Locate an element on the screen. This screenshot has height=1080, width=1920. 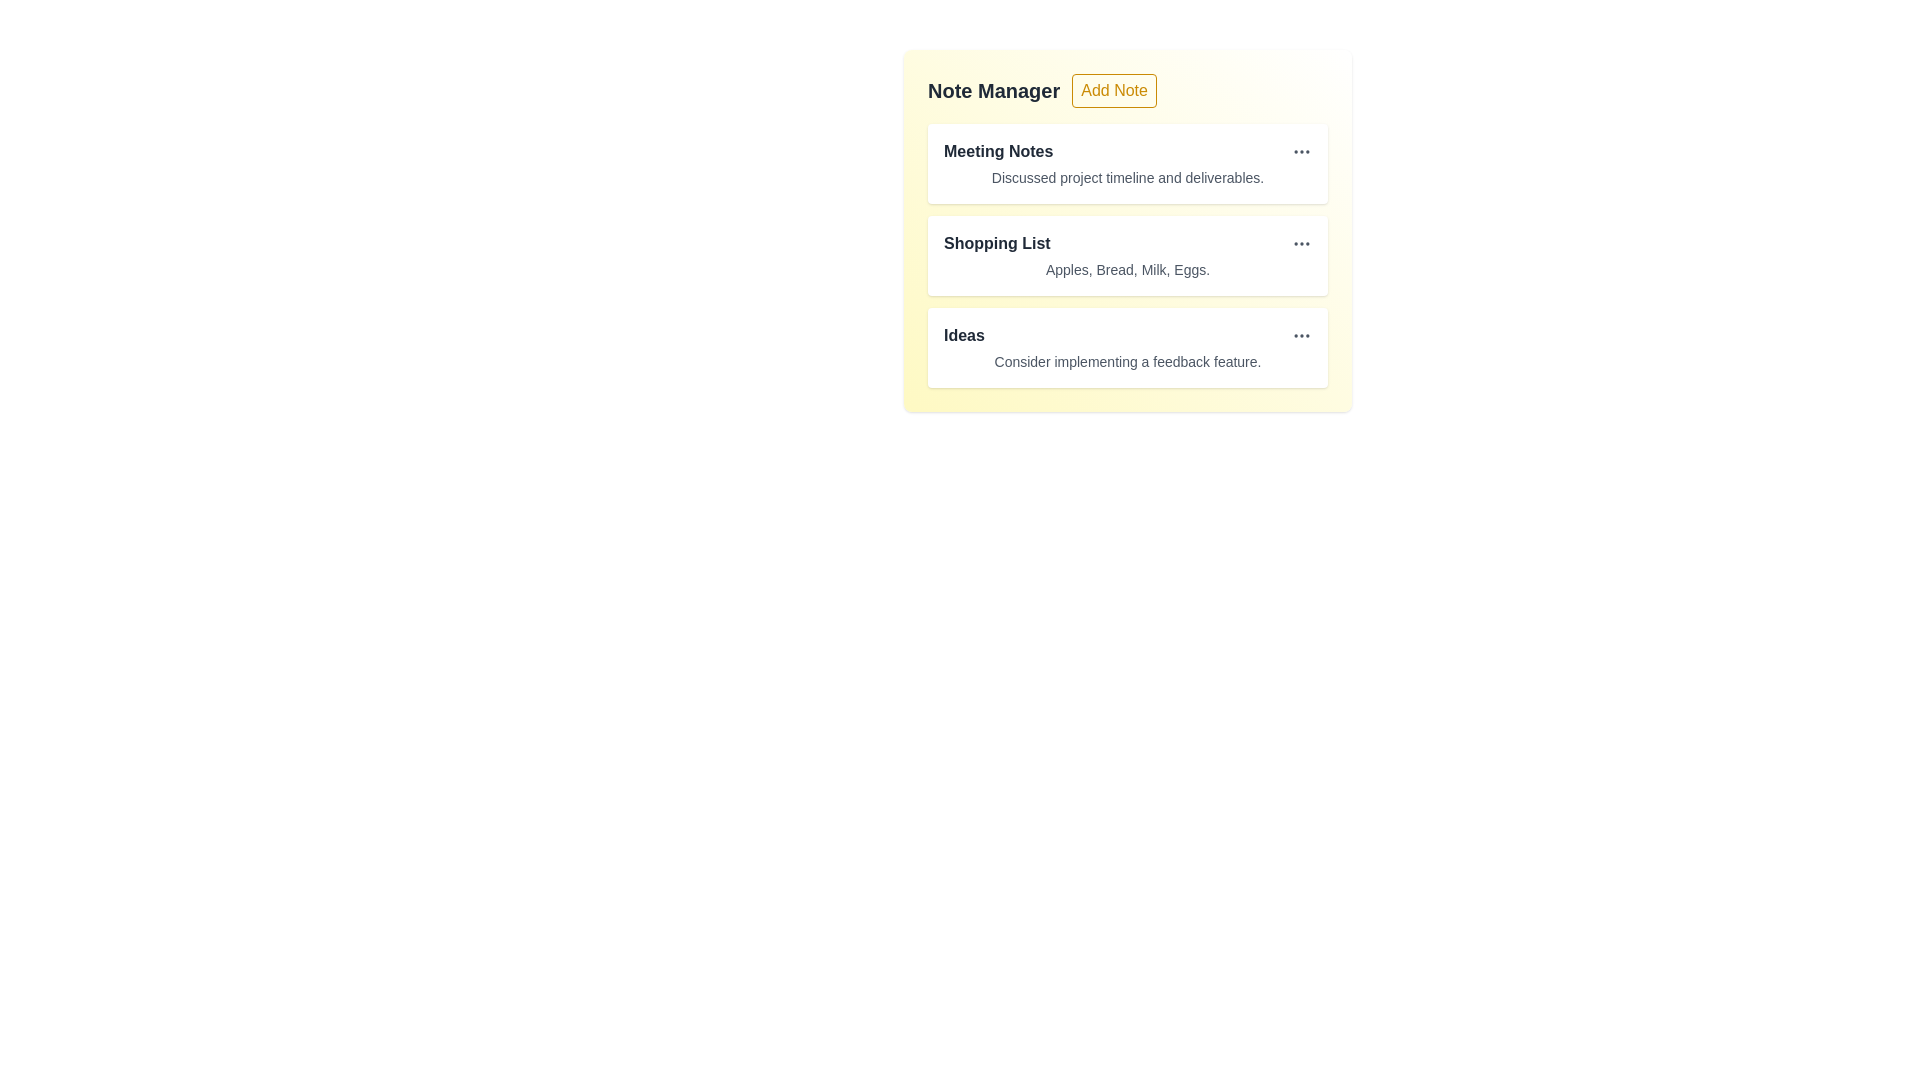
the 'MoreHorizontal' icon next to the note titled 'Shopping List' is located at coordinates (1301, 242).